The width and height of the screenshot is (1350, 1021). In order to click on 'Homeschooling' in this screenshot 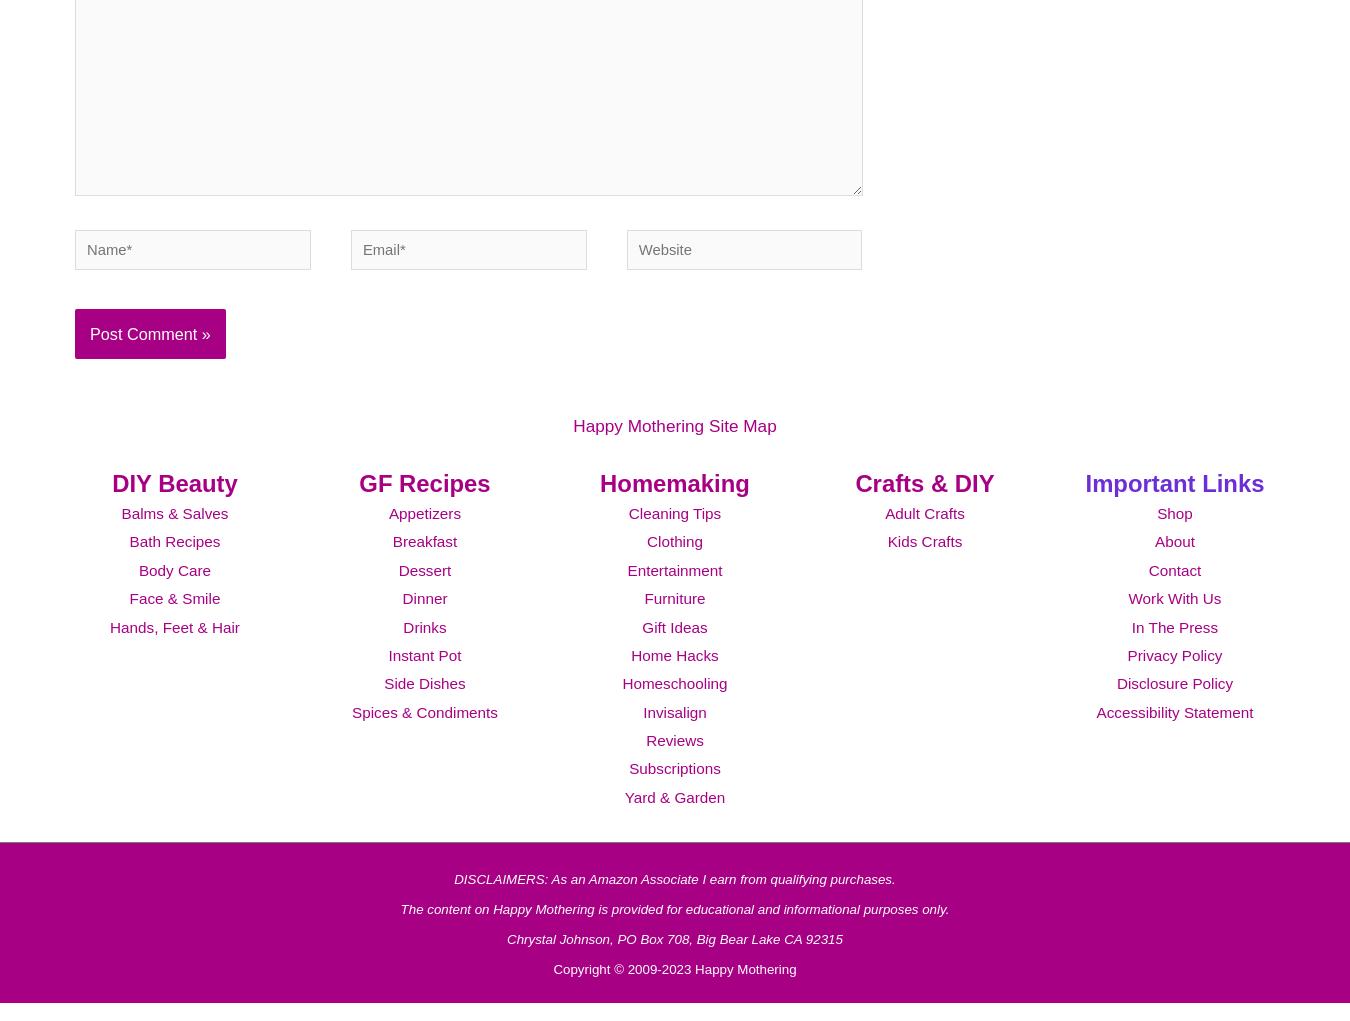, I will do `click(674, 709)`.